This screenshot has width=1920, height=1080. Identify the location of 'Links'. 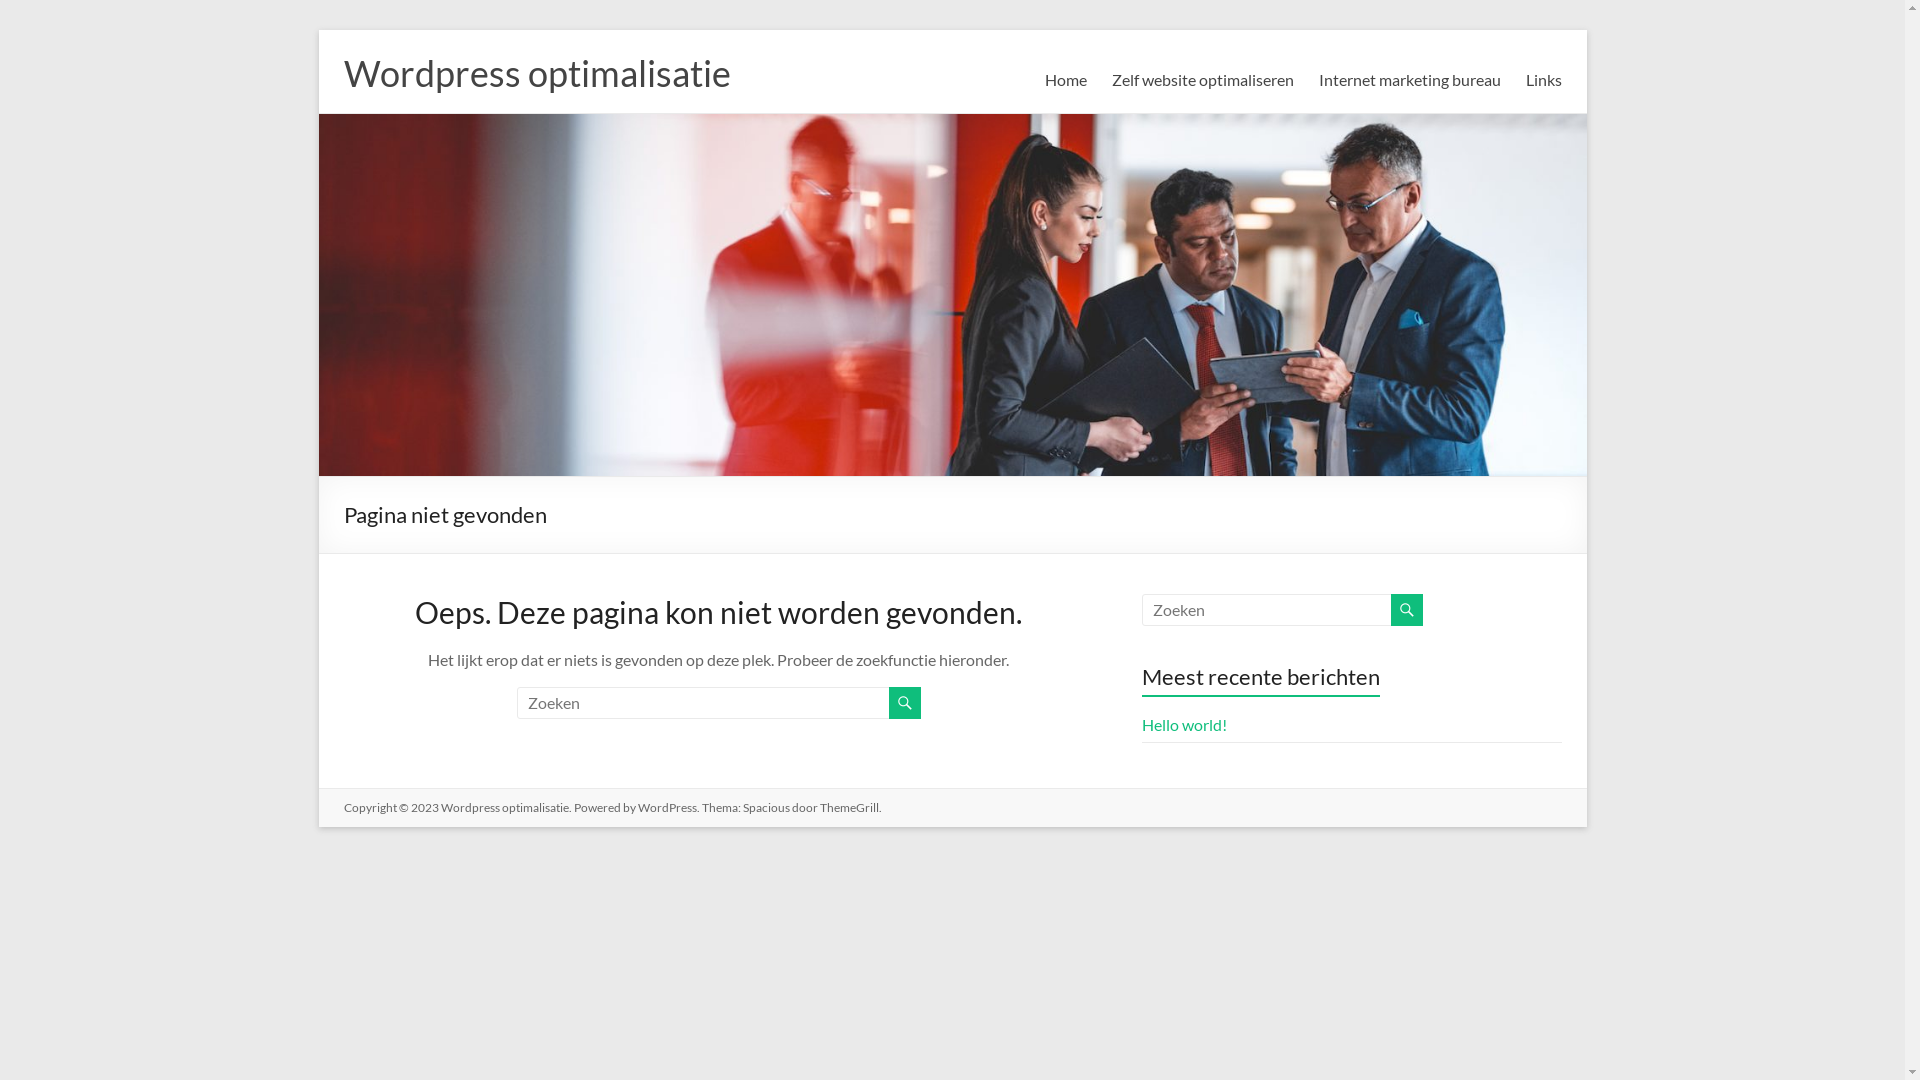
(1543, 79).